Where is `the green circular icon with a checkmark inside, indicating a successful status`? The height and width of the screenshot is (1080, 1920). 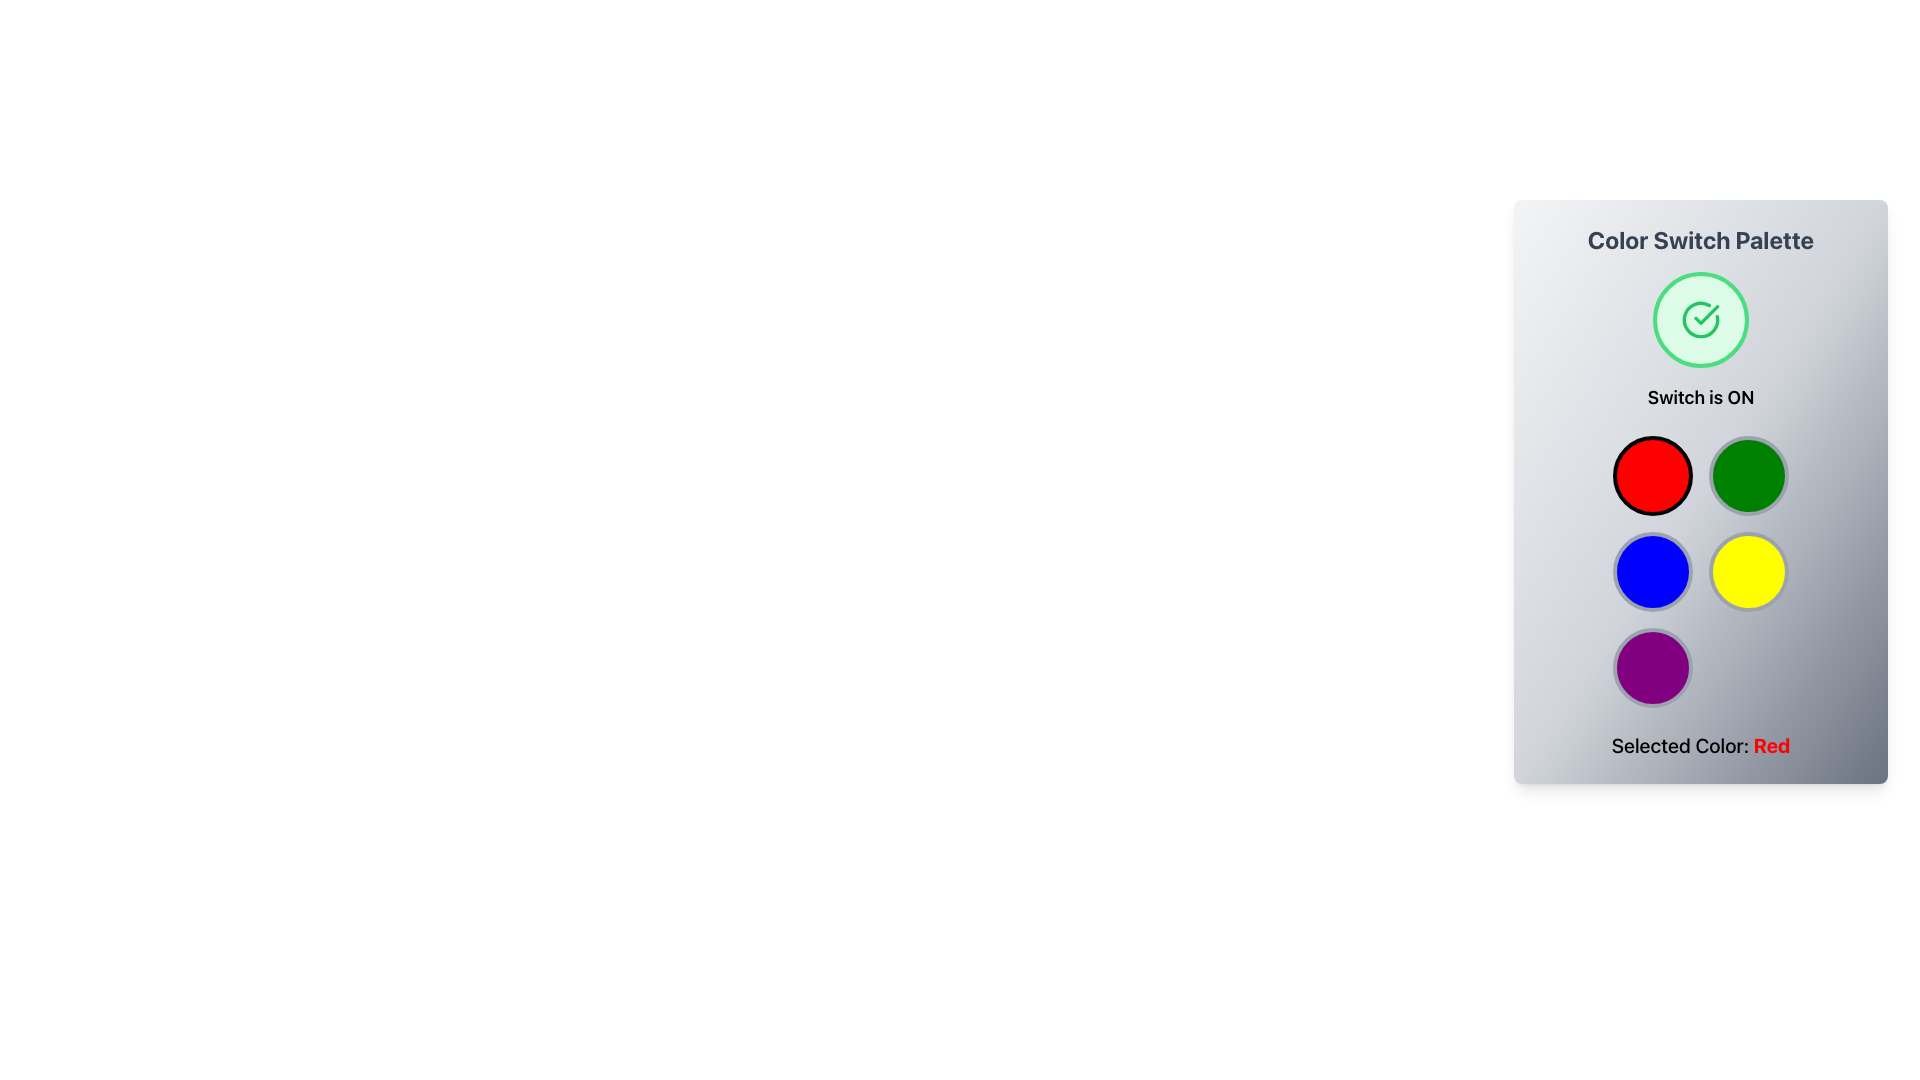
the green circular icon with a checkmark inside, indicating a successful status is located at coordinates (1699, 319).